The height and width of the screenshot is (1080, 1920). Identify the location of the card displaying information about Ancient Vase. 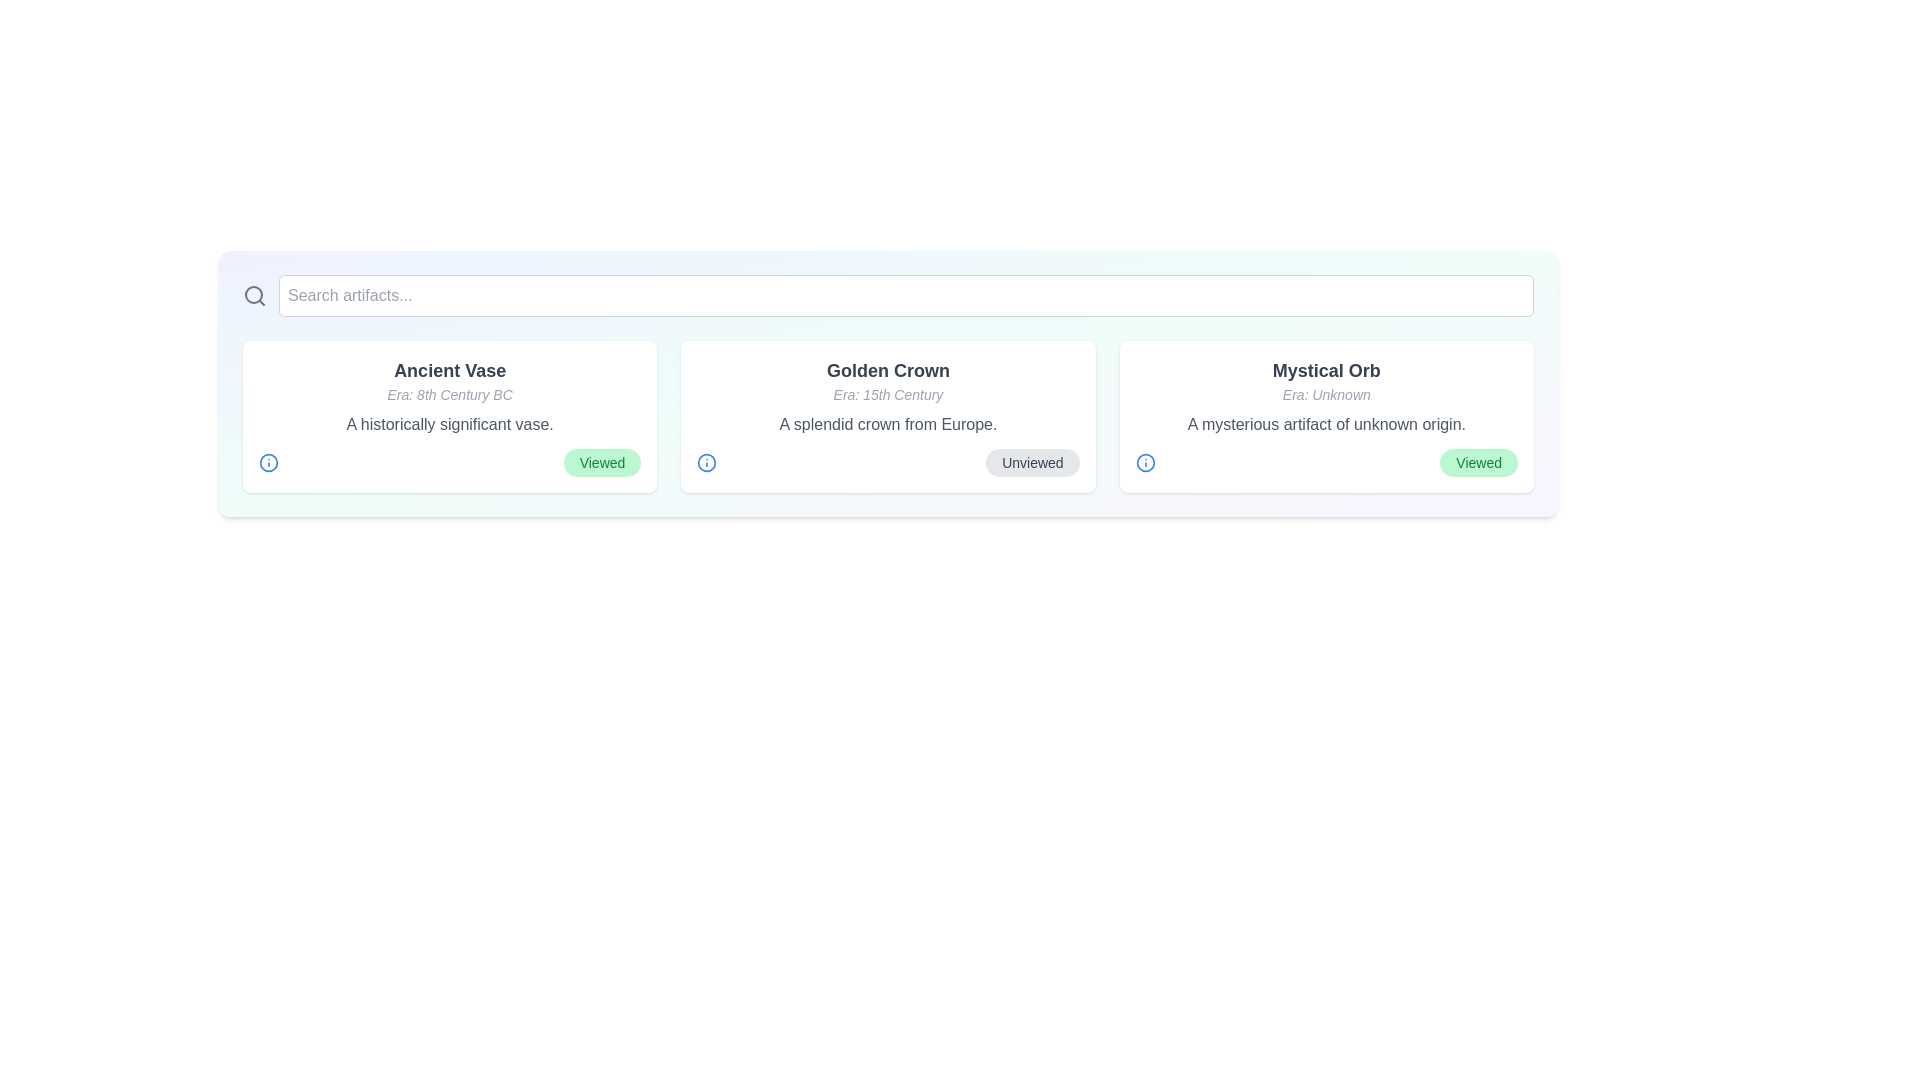
(449, 415).